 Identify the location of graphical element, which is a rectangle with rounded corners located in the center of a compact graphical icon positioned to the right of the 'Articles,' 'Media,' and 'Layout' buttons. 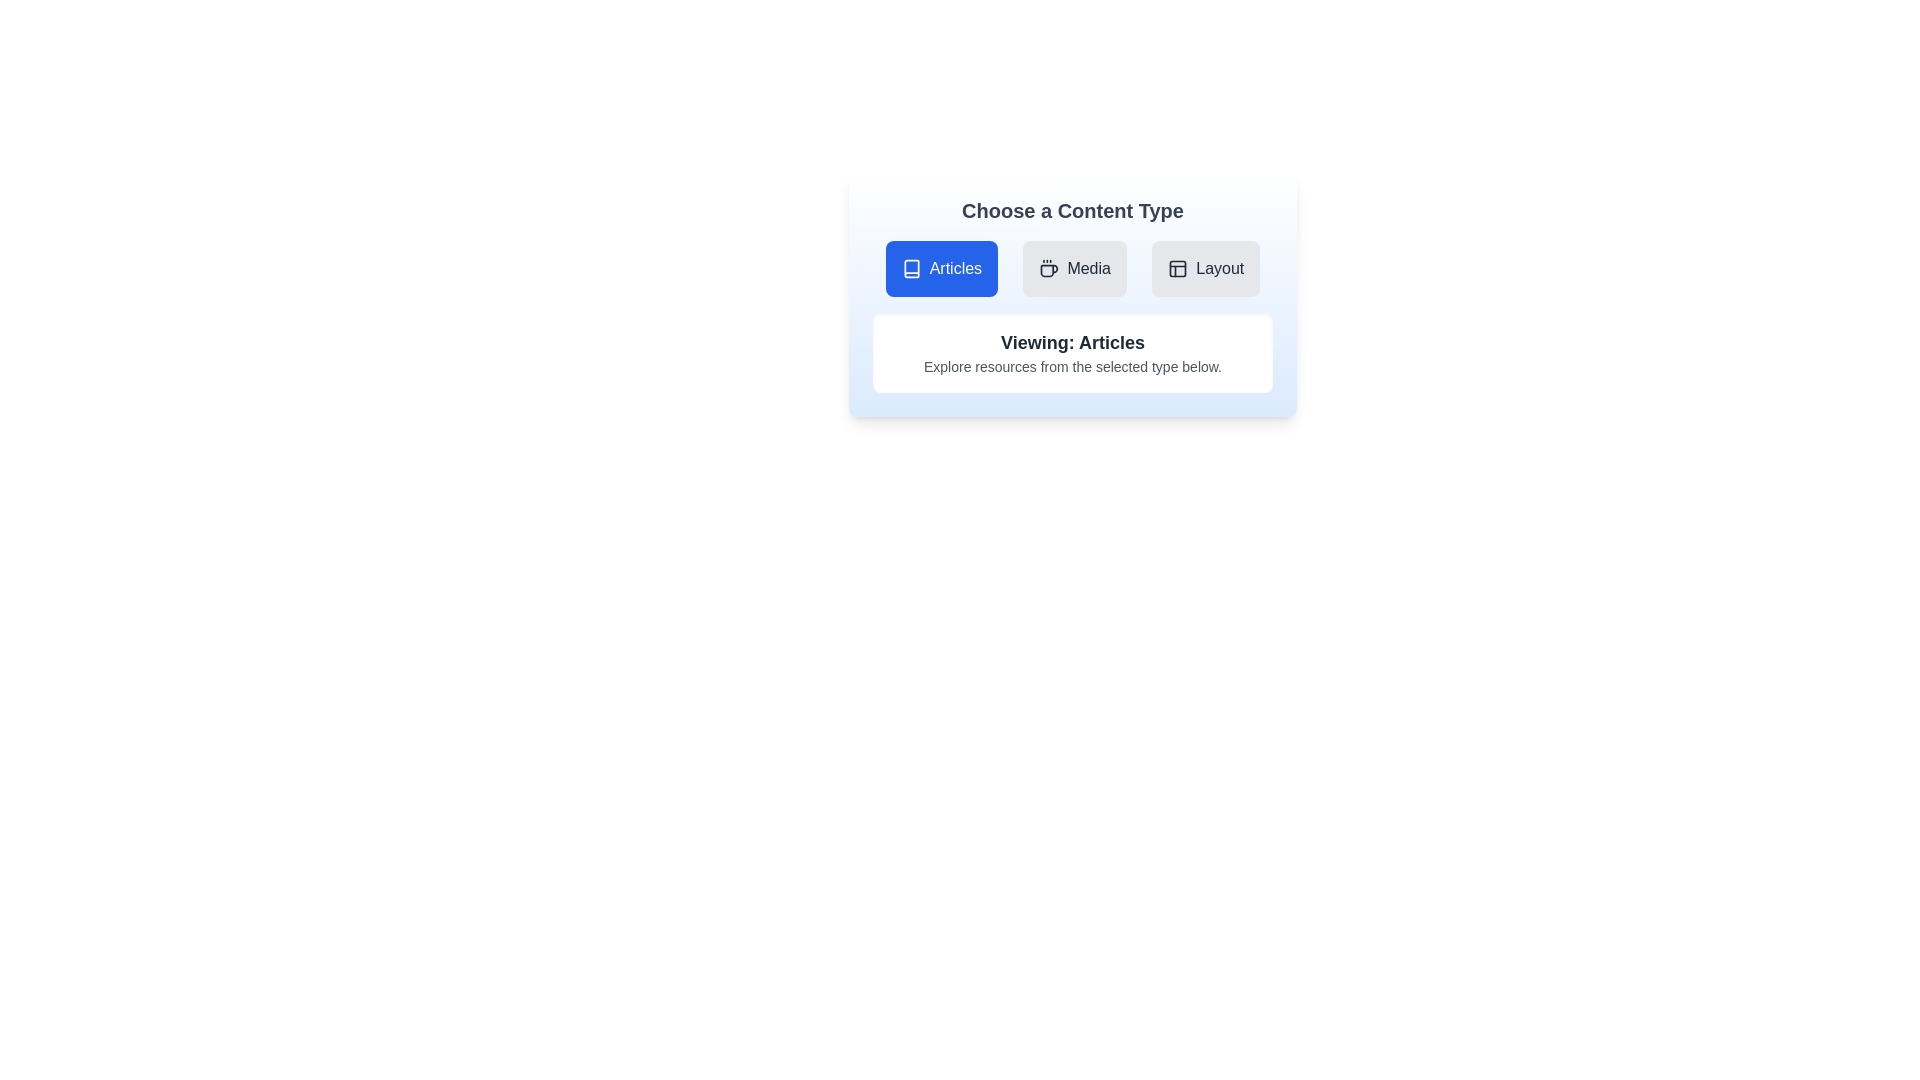
(1178, 268).